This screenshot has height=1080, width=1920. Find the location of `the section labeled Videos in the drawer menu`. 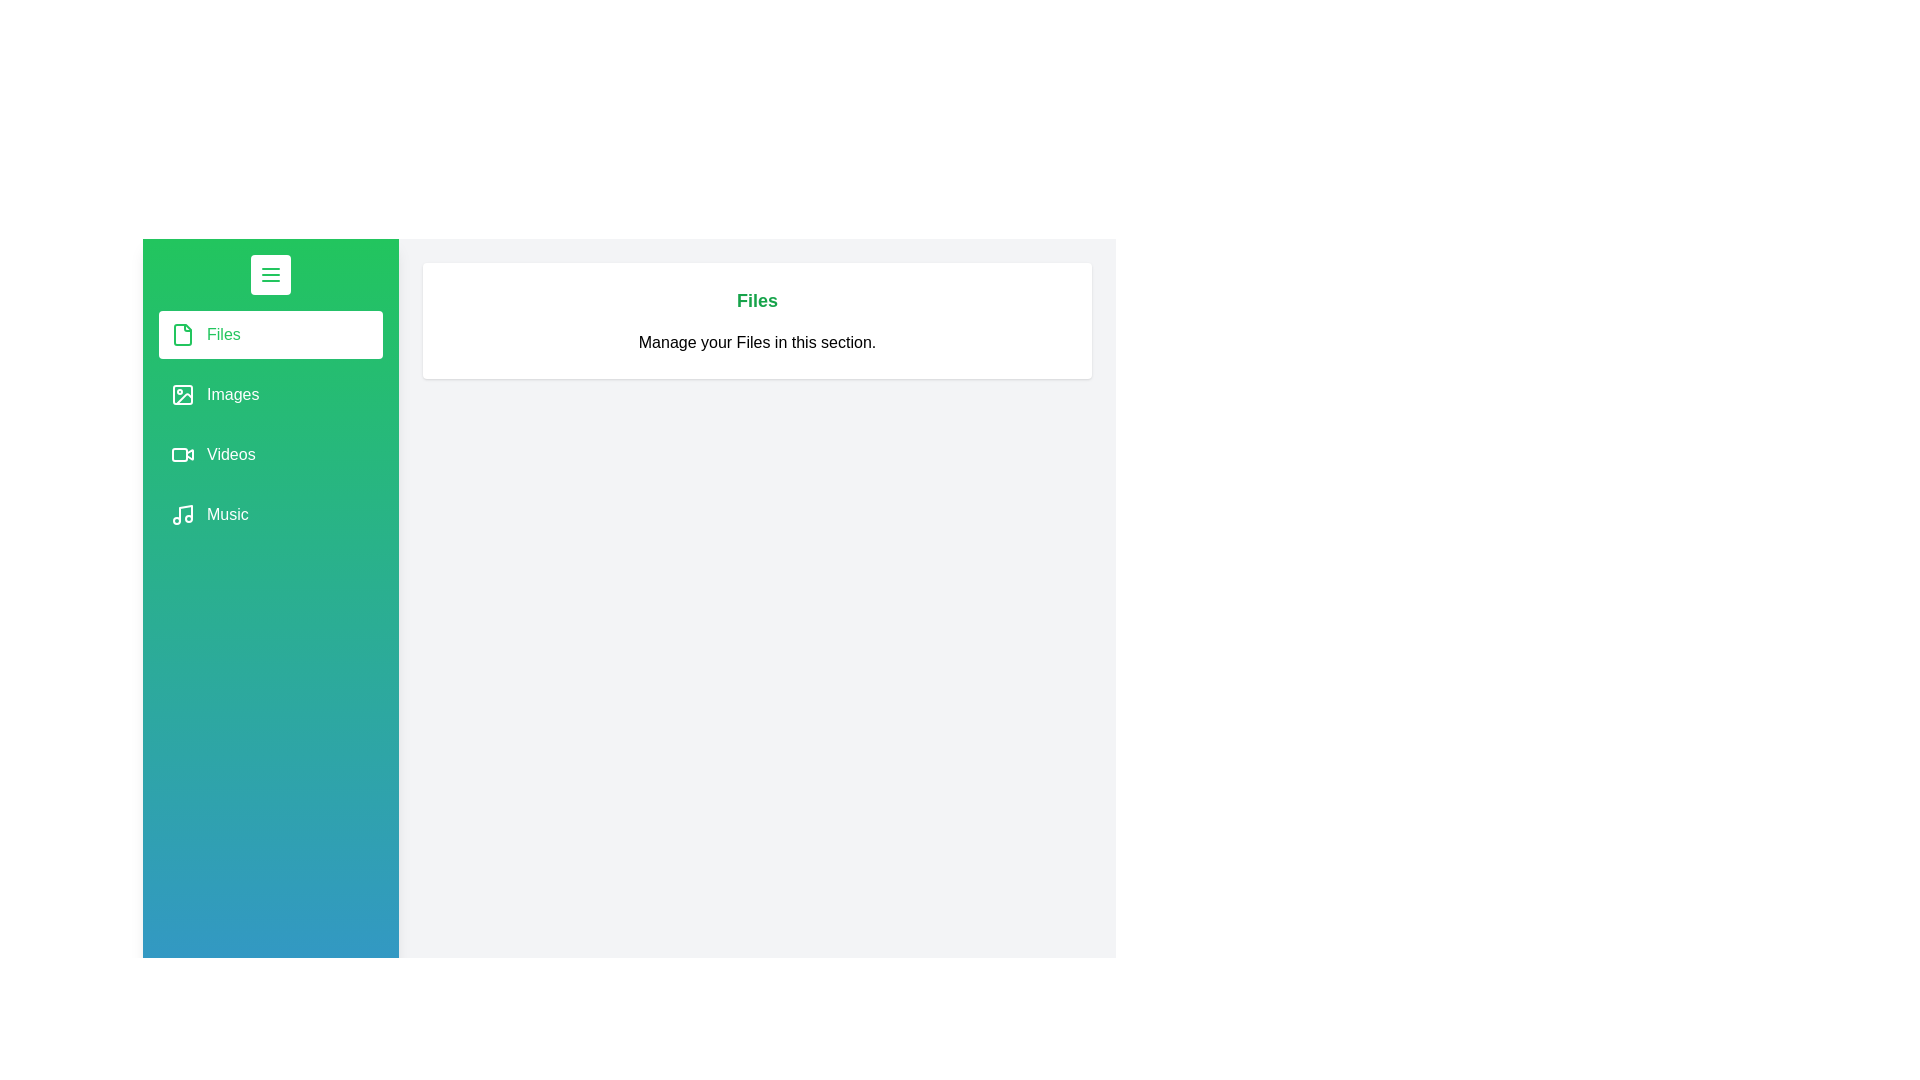

the section labeled Videos in the drawer menu is located at coordinates (269, 455).